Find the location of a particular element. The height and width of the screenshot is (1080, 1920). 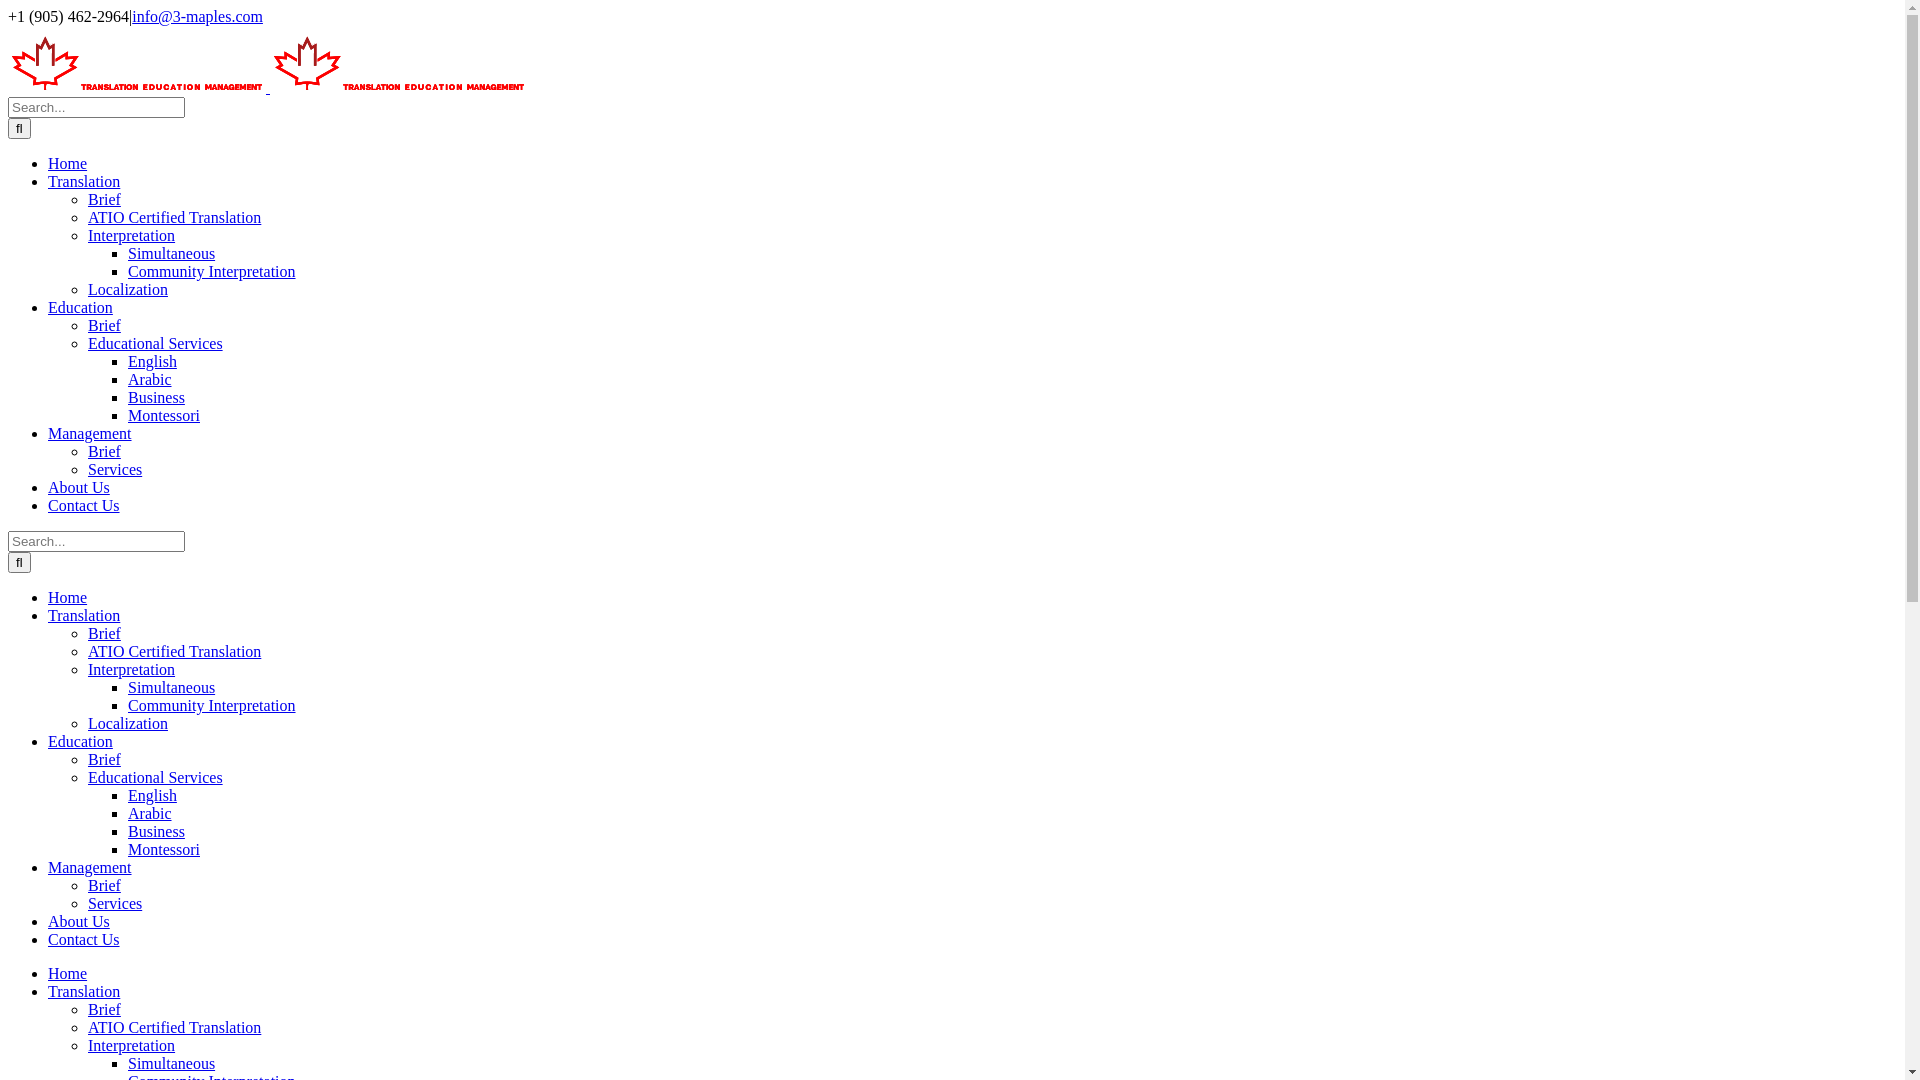

'ATIO Certified Translation' is located at coordinates (86, 217).